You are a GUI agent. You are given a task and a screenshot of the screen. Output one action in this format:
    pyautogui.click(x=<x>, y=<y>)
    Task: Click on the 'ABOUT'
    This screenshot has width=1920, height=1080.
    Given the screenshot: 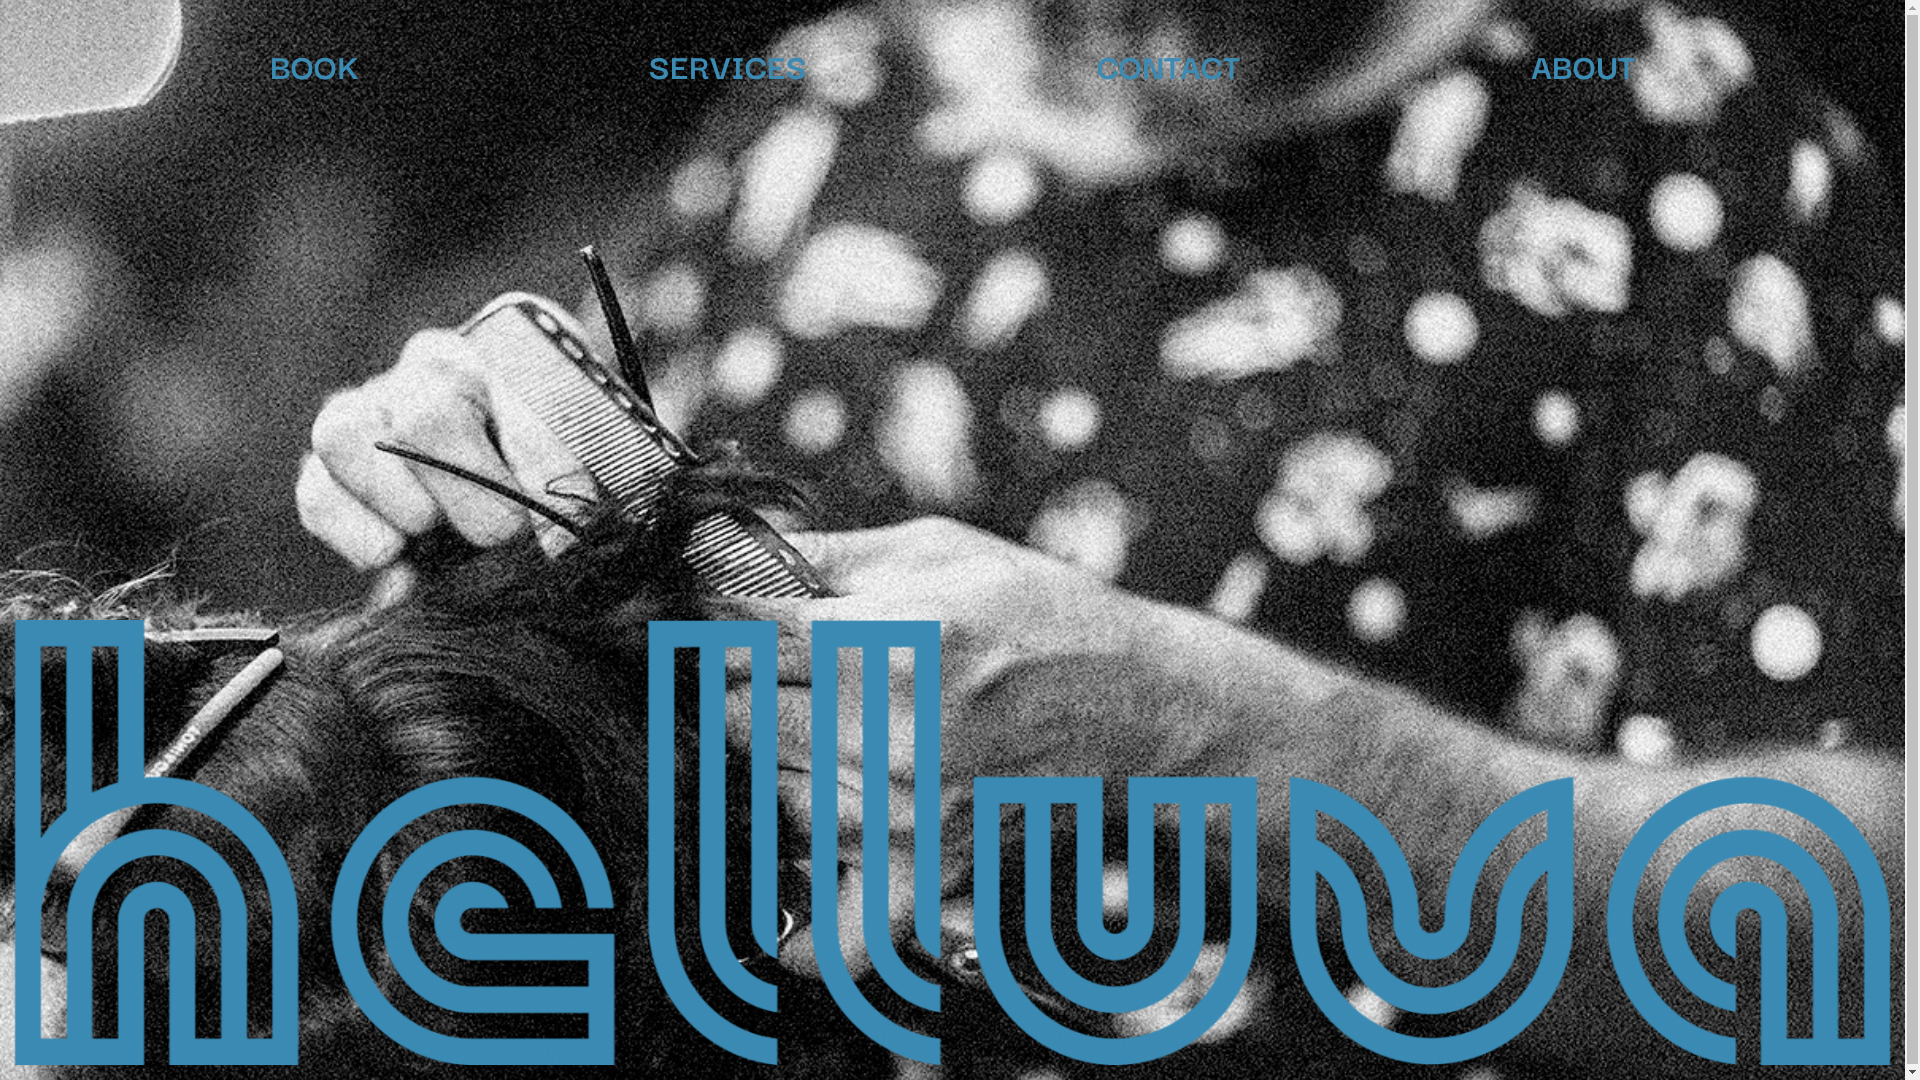 What is the action you would take?
    pyautogui.click(x=1582, y=63)
    